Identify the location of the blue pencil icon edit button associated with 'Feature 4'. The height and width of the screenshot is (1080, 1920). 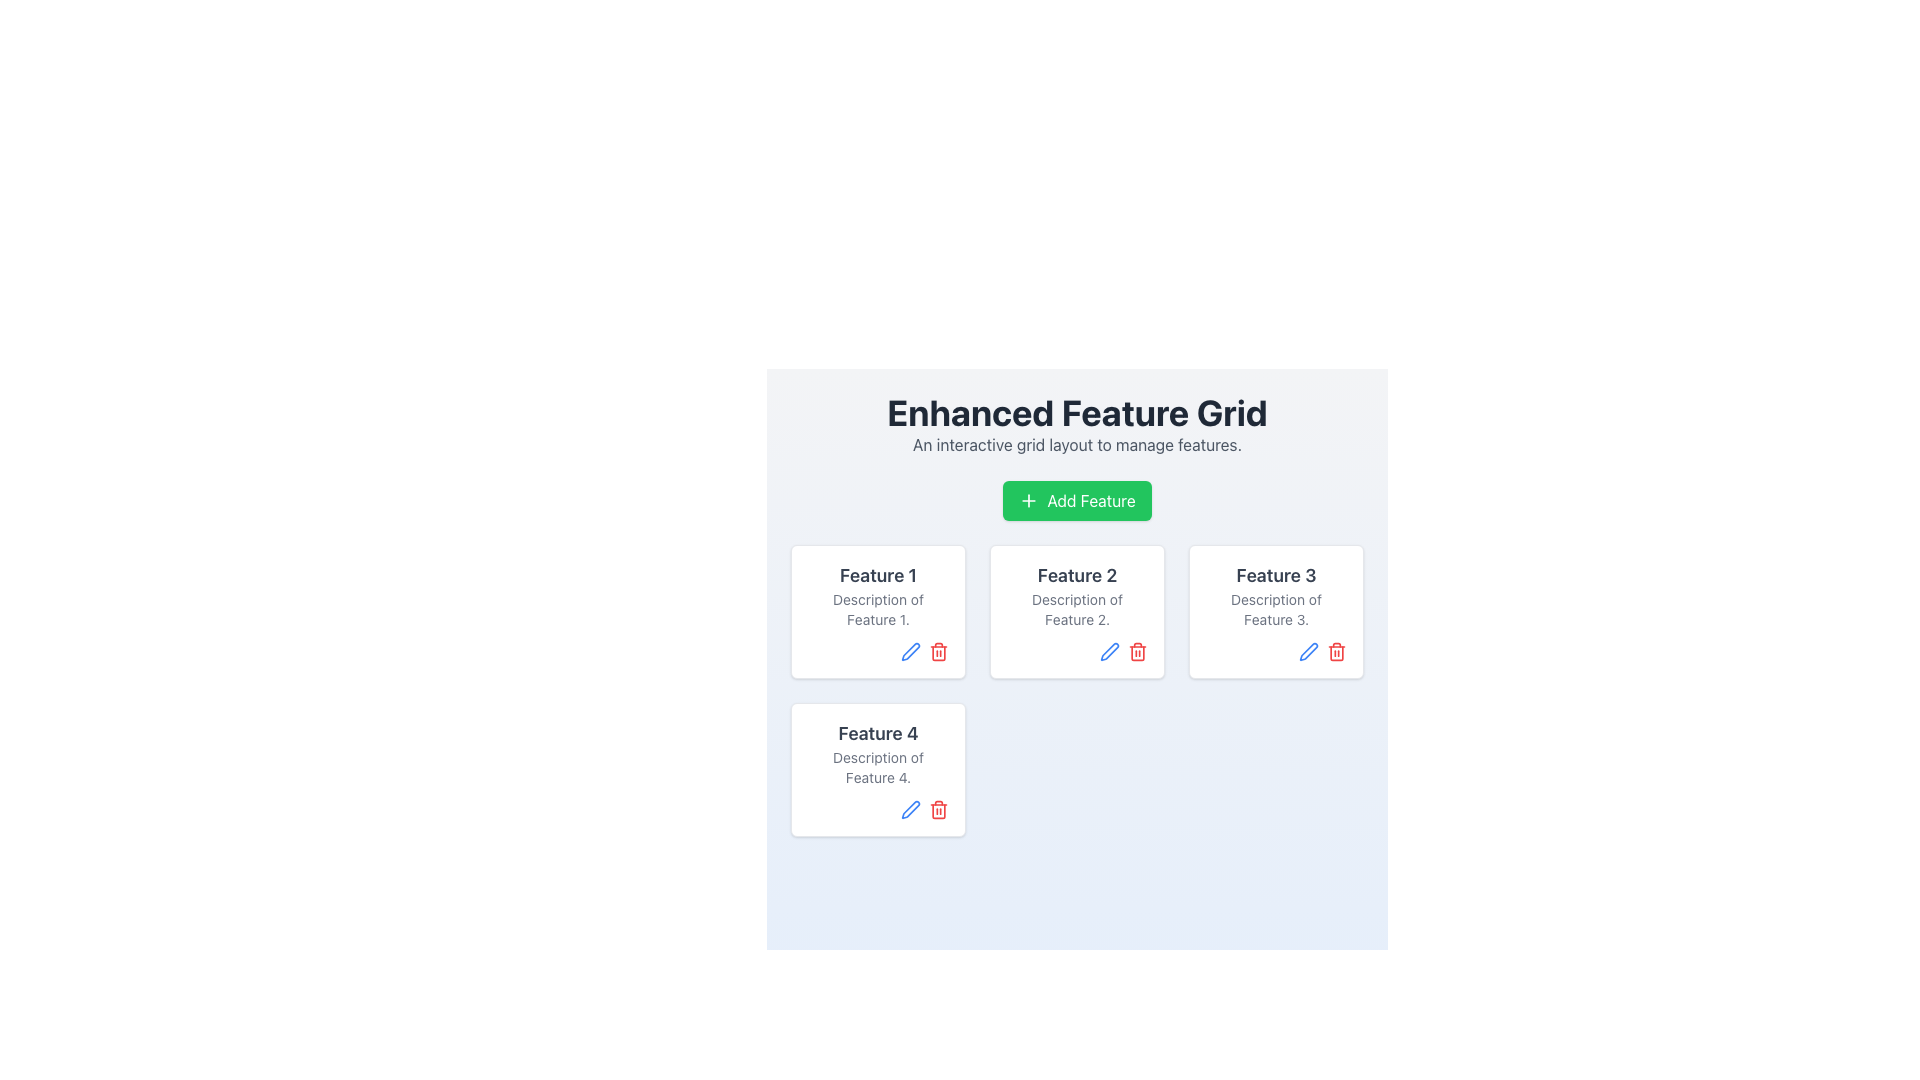
(910, 651).